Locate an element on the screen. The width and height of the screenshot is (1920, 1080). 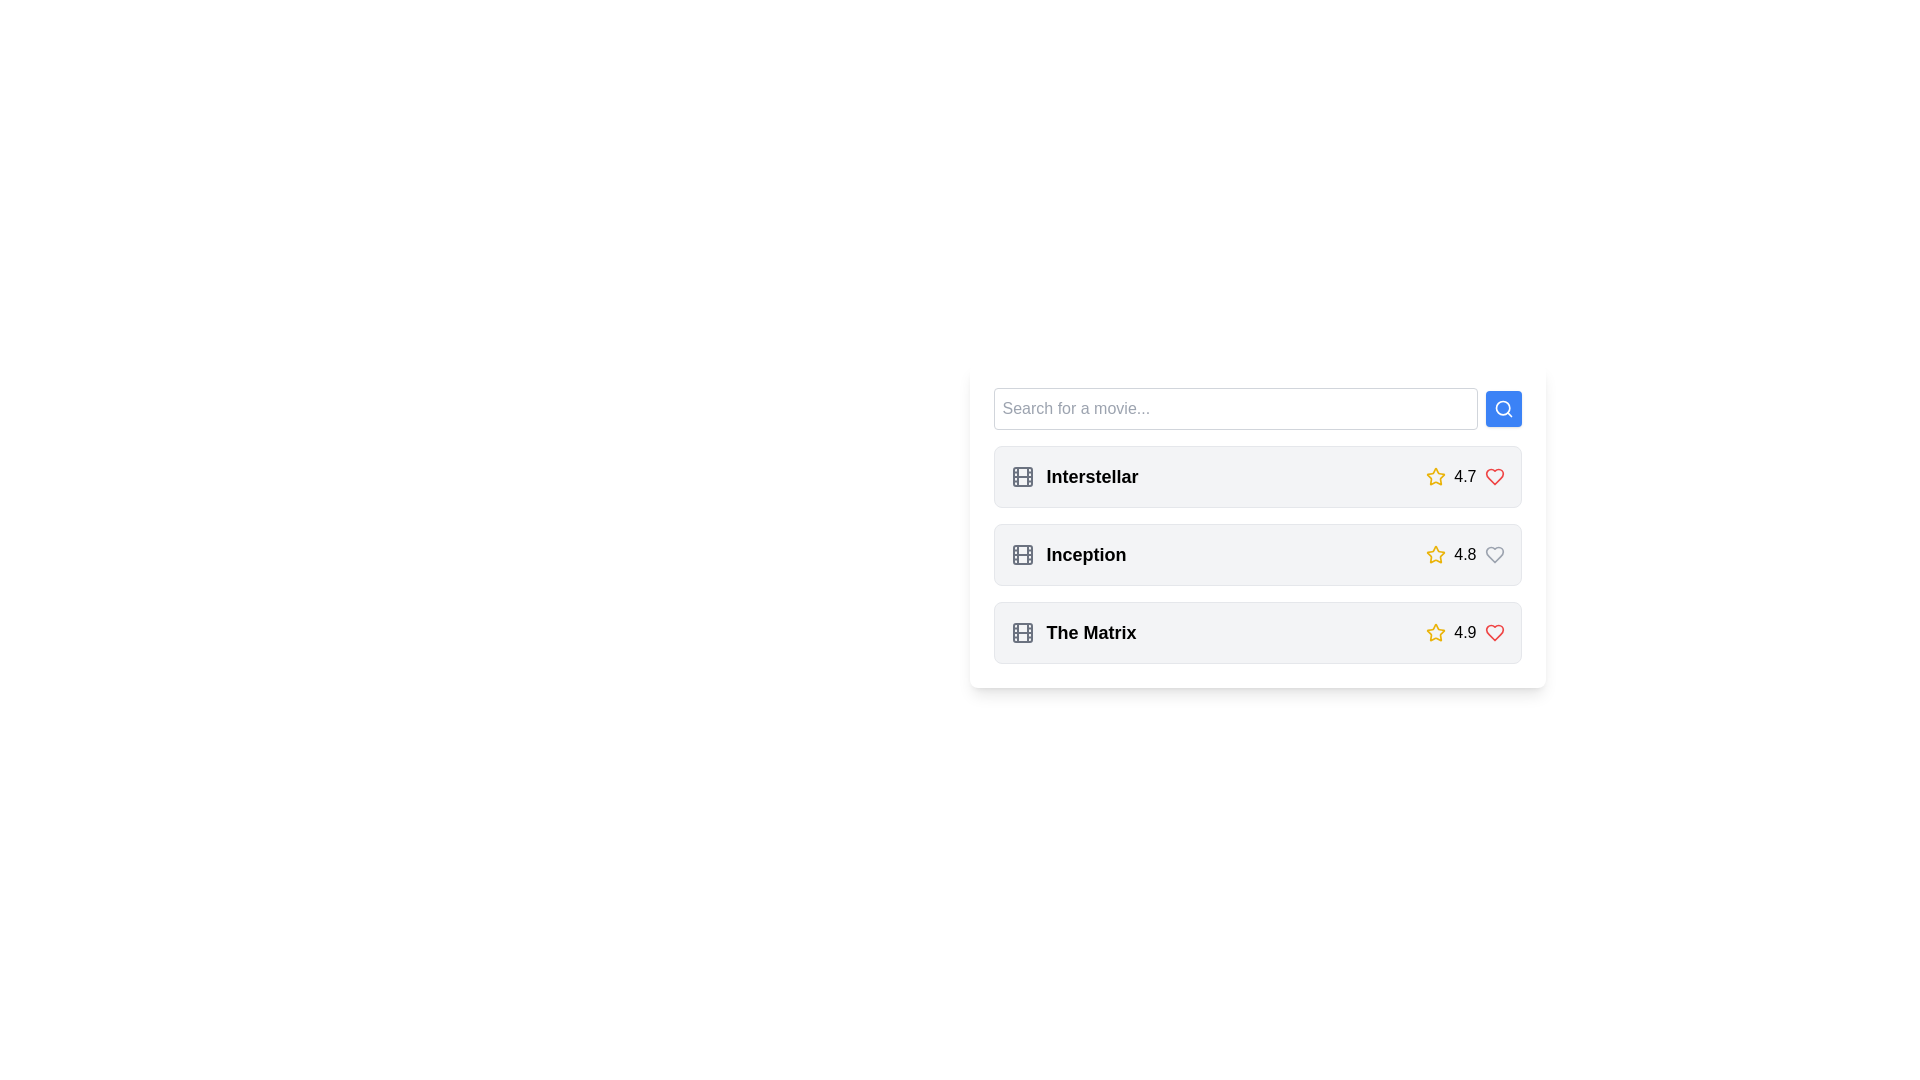
the star icon representing the rating for the movie 'Inception', located beside its rating value '4.8' is located at coordinates (1435, 554).